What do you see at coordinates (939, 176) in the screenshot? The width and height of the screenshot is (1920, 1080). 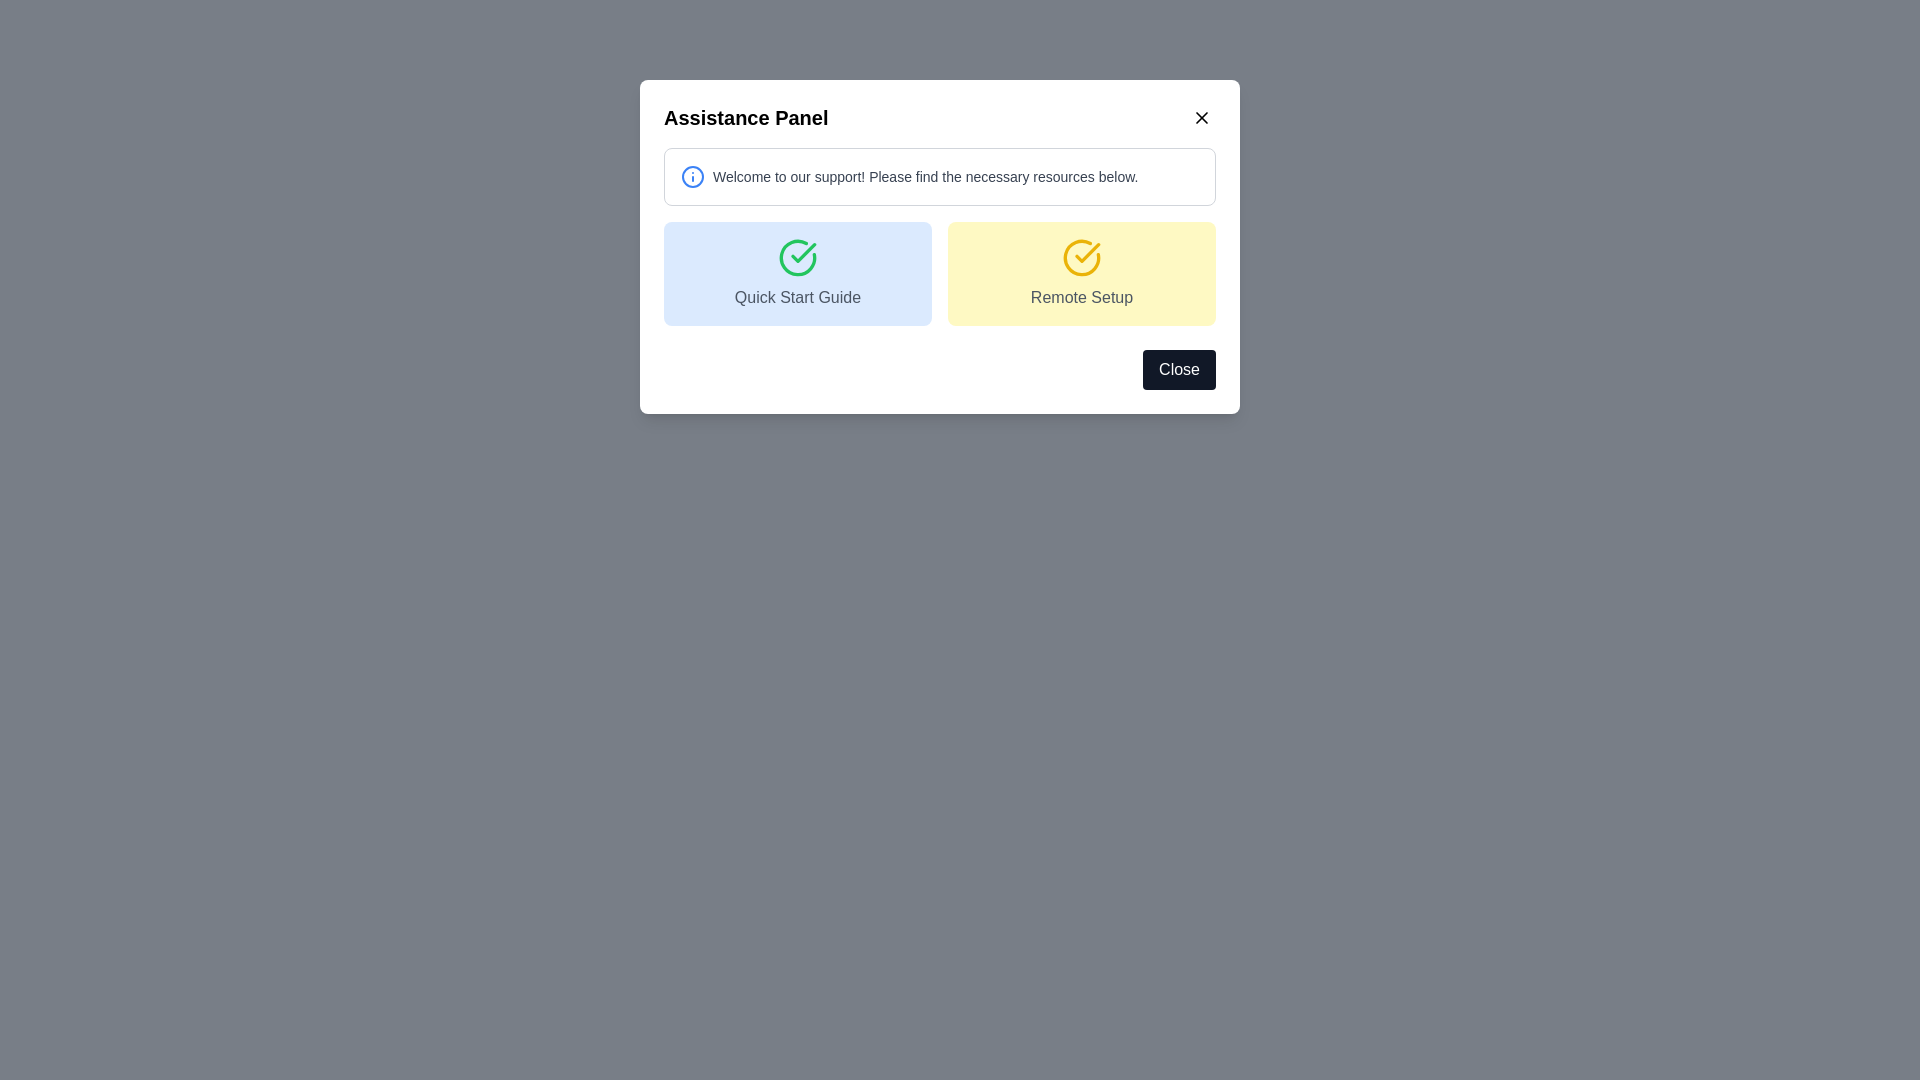 I see `the Informational panel located under the 'Assistance Panel' heading to read the contents` at bounding box center [939, 176].